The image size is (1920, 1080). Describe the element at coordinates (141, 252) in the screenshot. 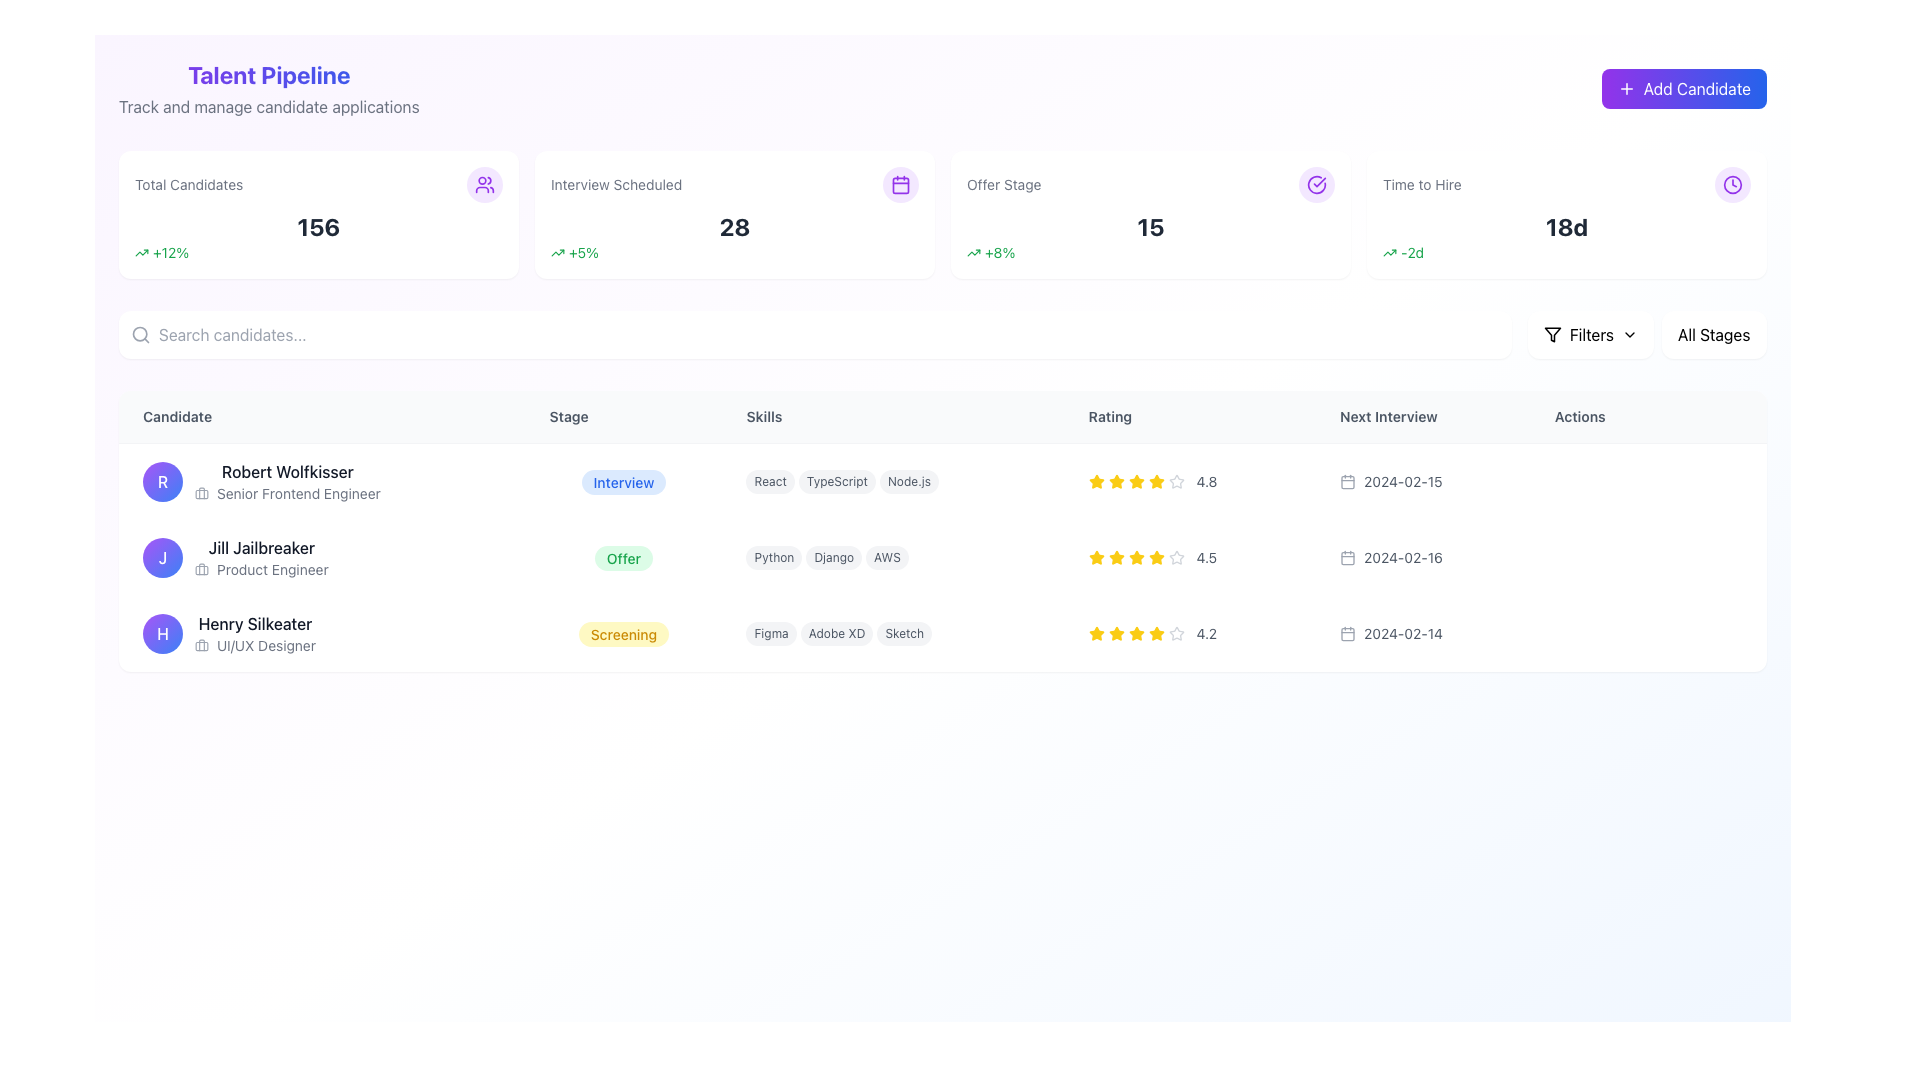

I see `the small upward-pointing trend icon styled as a line graph in green, which is located just before the text '+12%' in the top-left section of the card displaying the total number of candidates` at that location.